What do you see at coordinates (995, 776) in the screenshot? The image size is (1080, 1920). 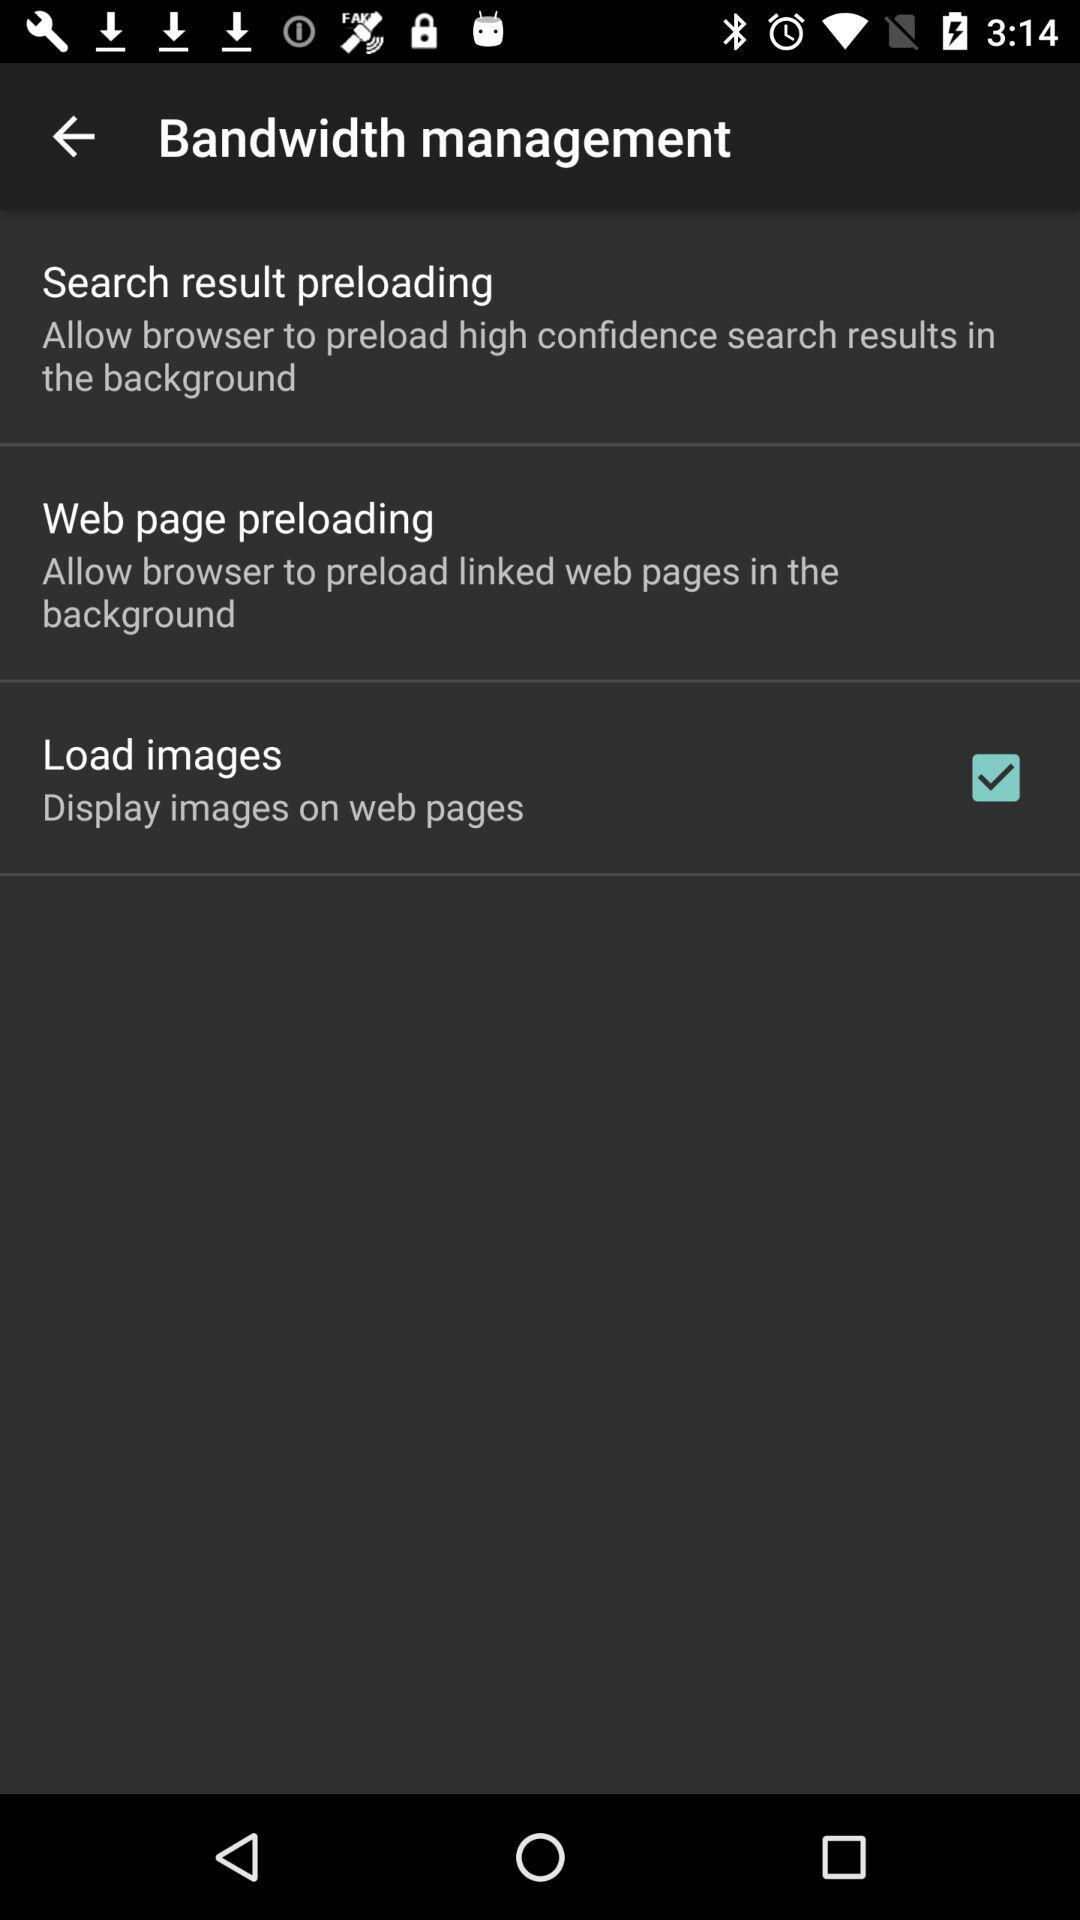 I see `checkbox on the right` at bounding box center [995, 776].